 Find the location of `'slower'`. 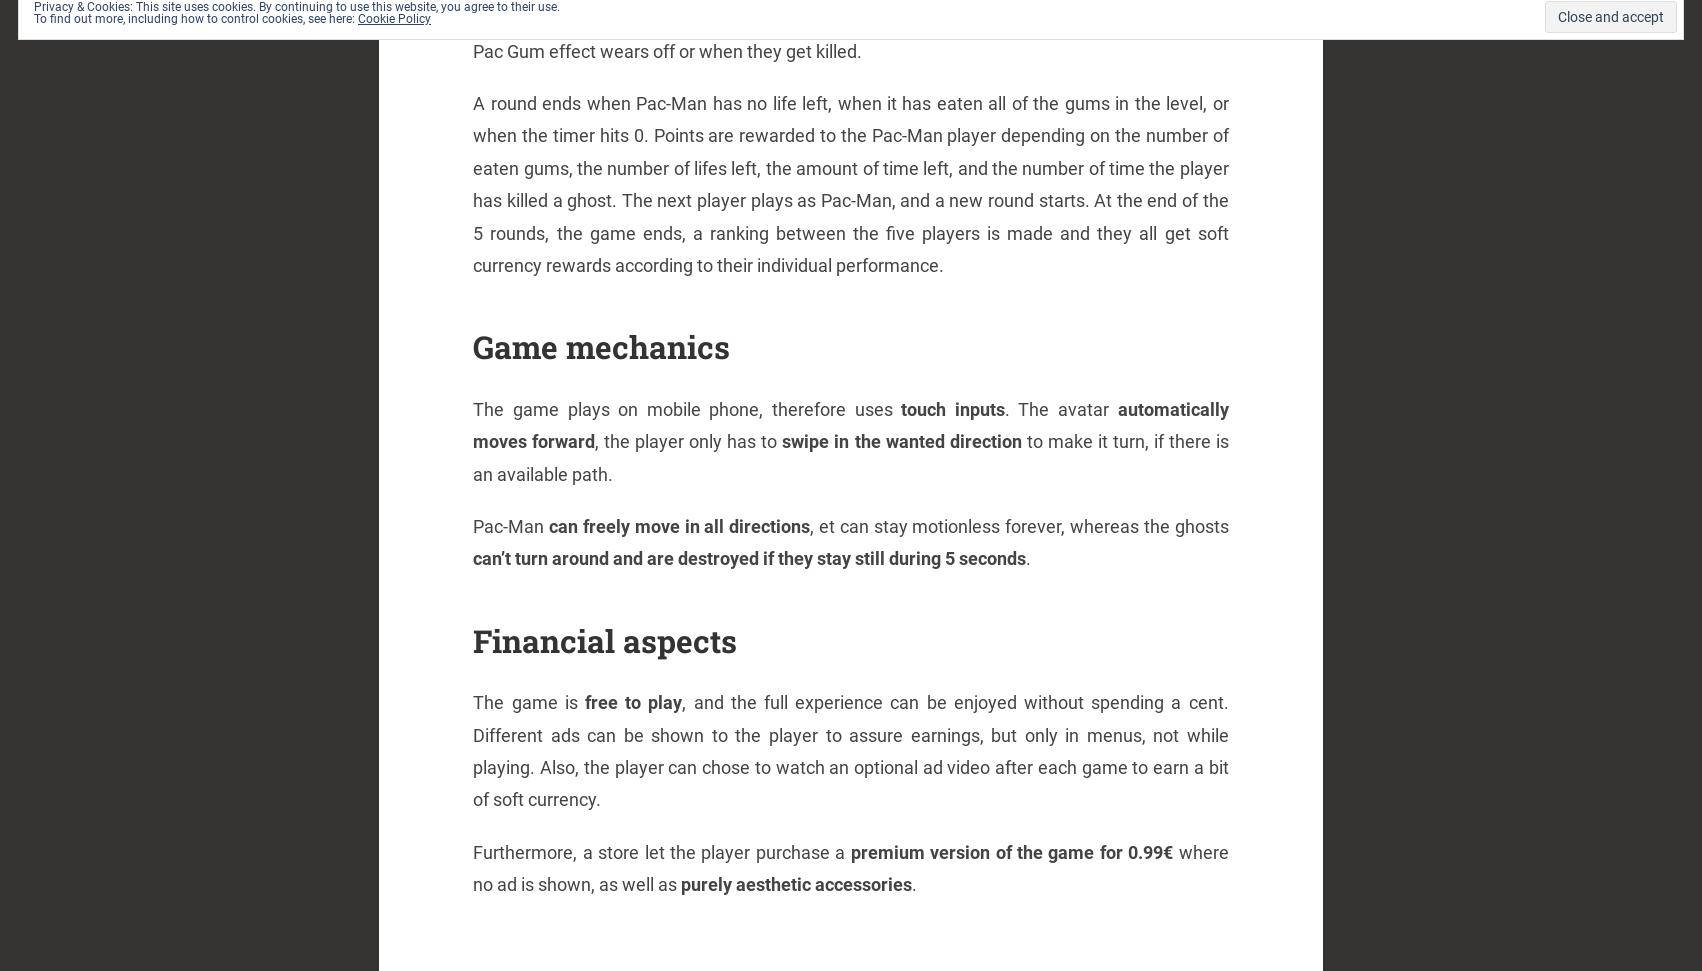

'slower' is located at coordinates (784, 18).